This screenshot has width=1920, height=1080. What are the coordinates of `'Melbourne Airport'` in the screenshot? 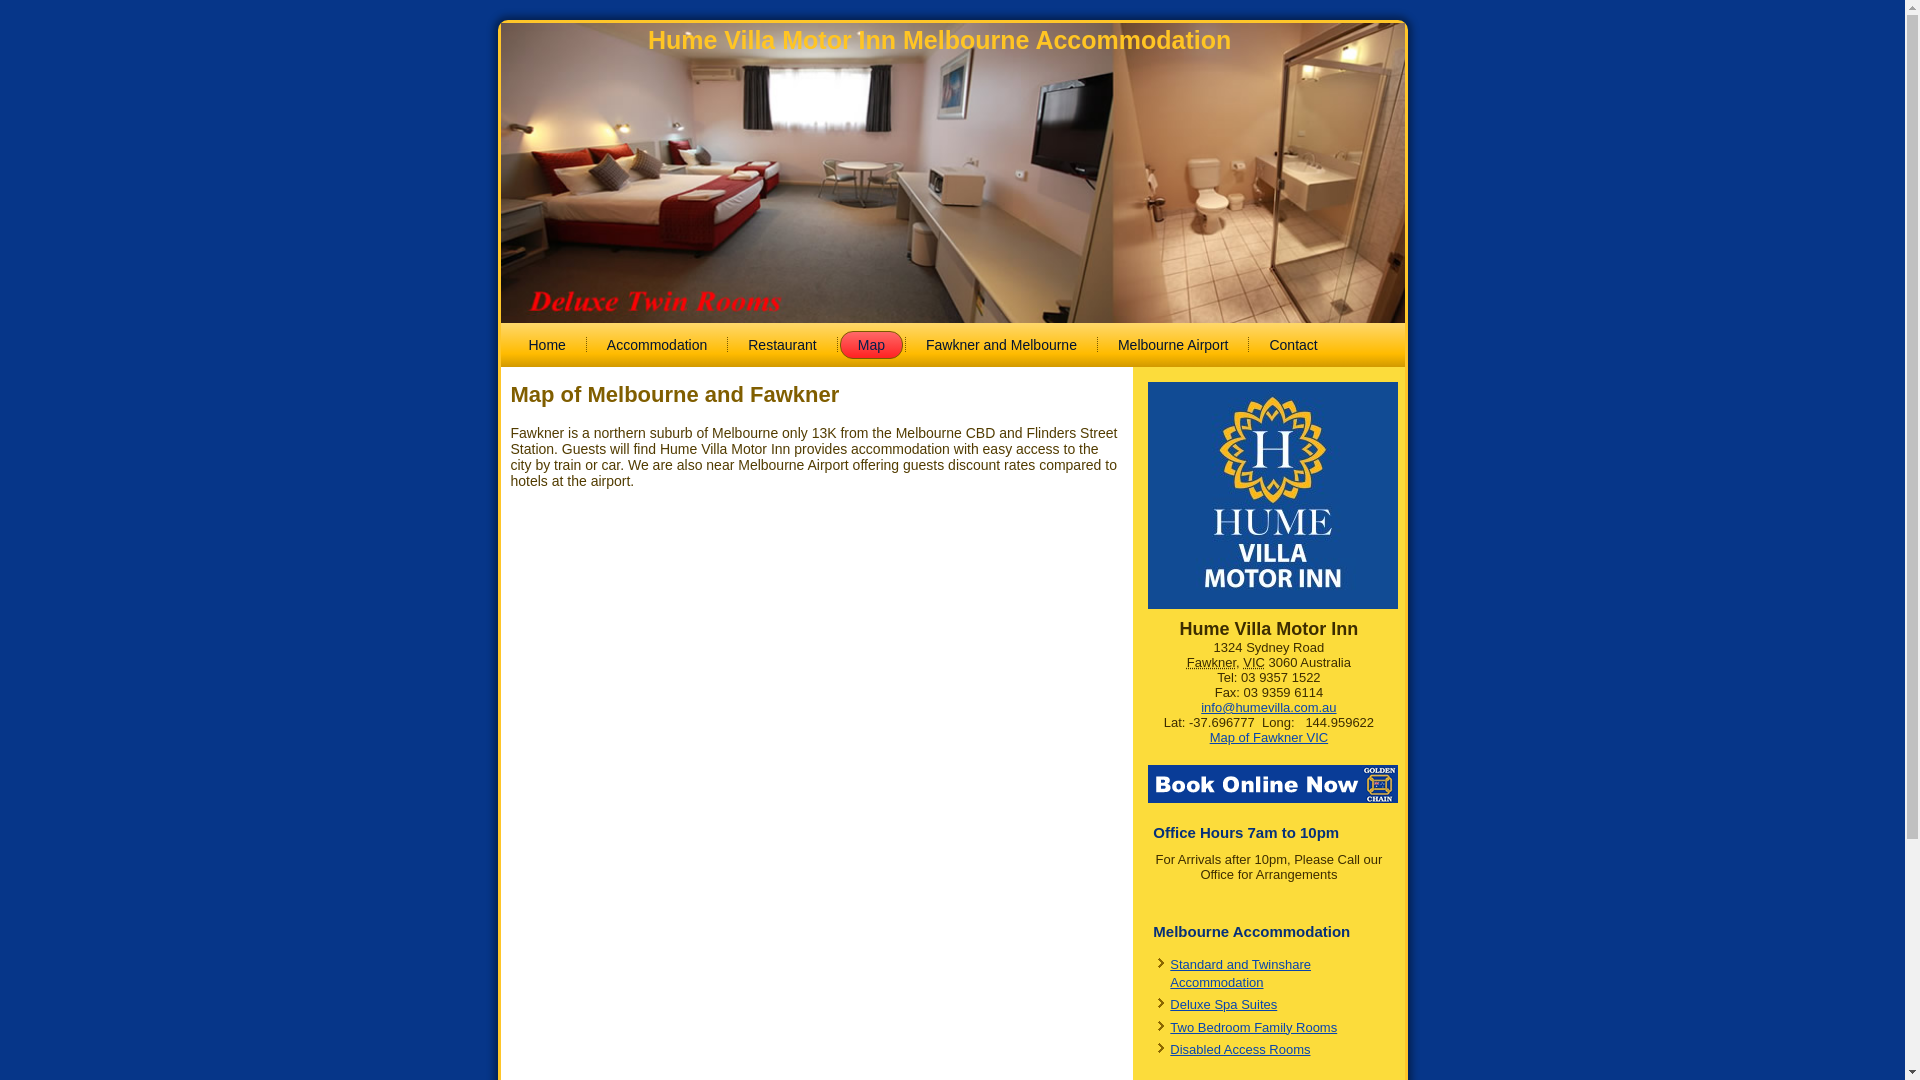 It's located at (1098, 343).